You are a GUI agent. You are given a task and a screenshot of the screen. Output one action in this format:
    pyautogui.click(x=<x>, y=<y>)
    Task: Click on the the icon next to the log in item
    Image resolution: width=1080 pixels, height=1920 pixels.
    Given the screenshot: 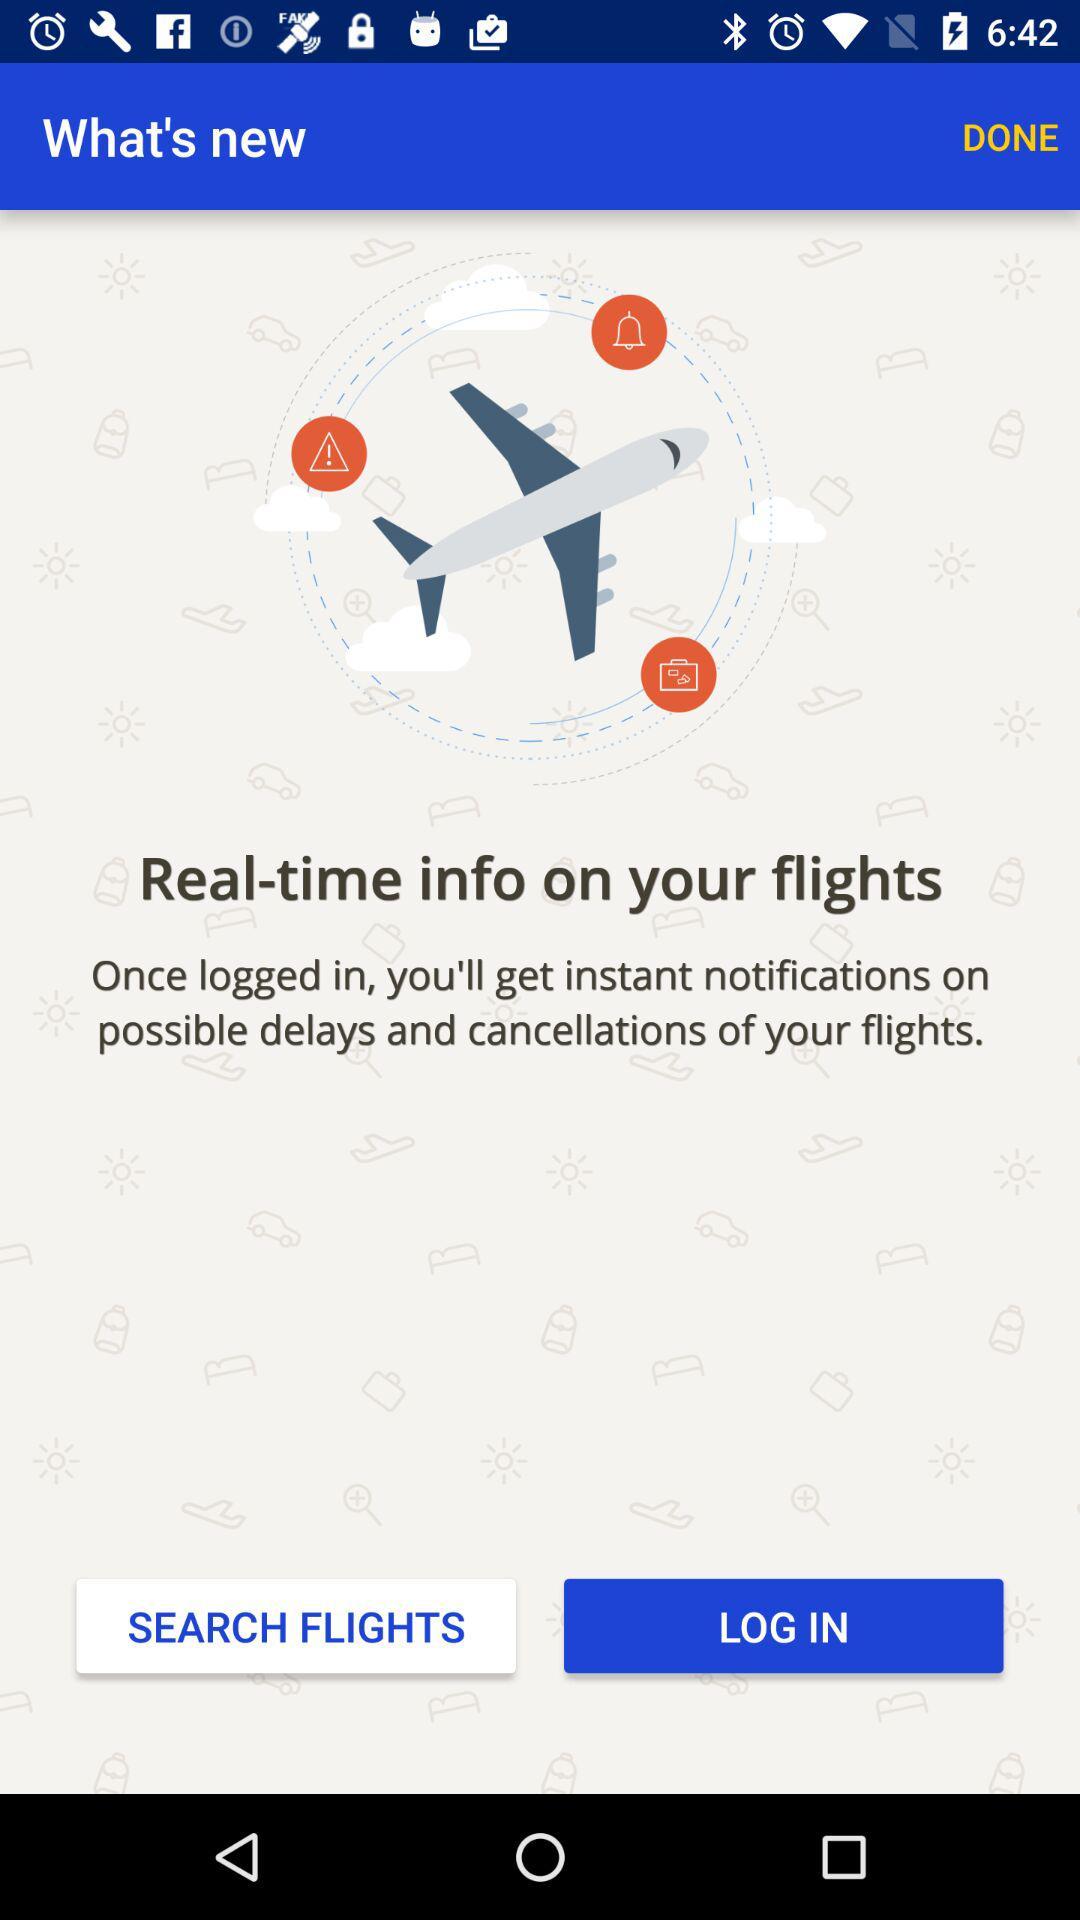 What is the action you would take?
    pyautogui.click(x=296, y=1626)
    